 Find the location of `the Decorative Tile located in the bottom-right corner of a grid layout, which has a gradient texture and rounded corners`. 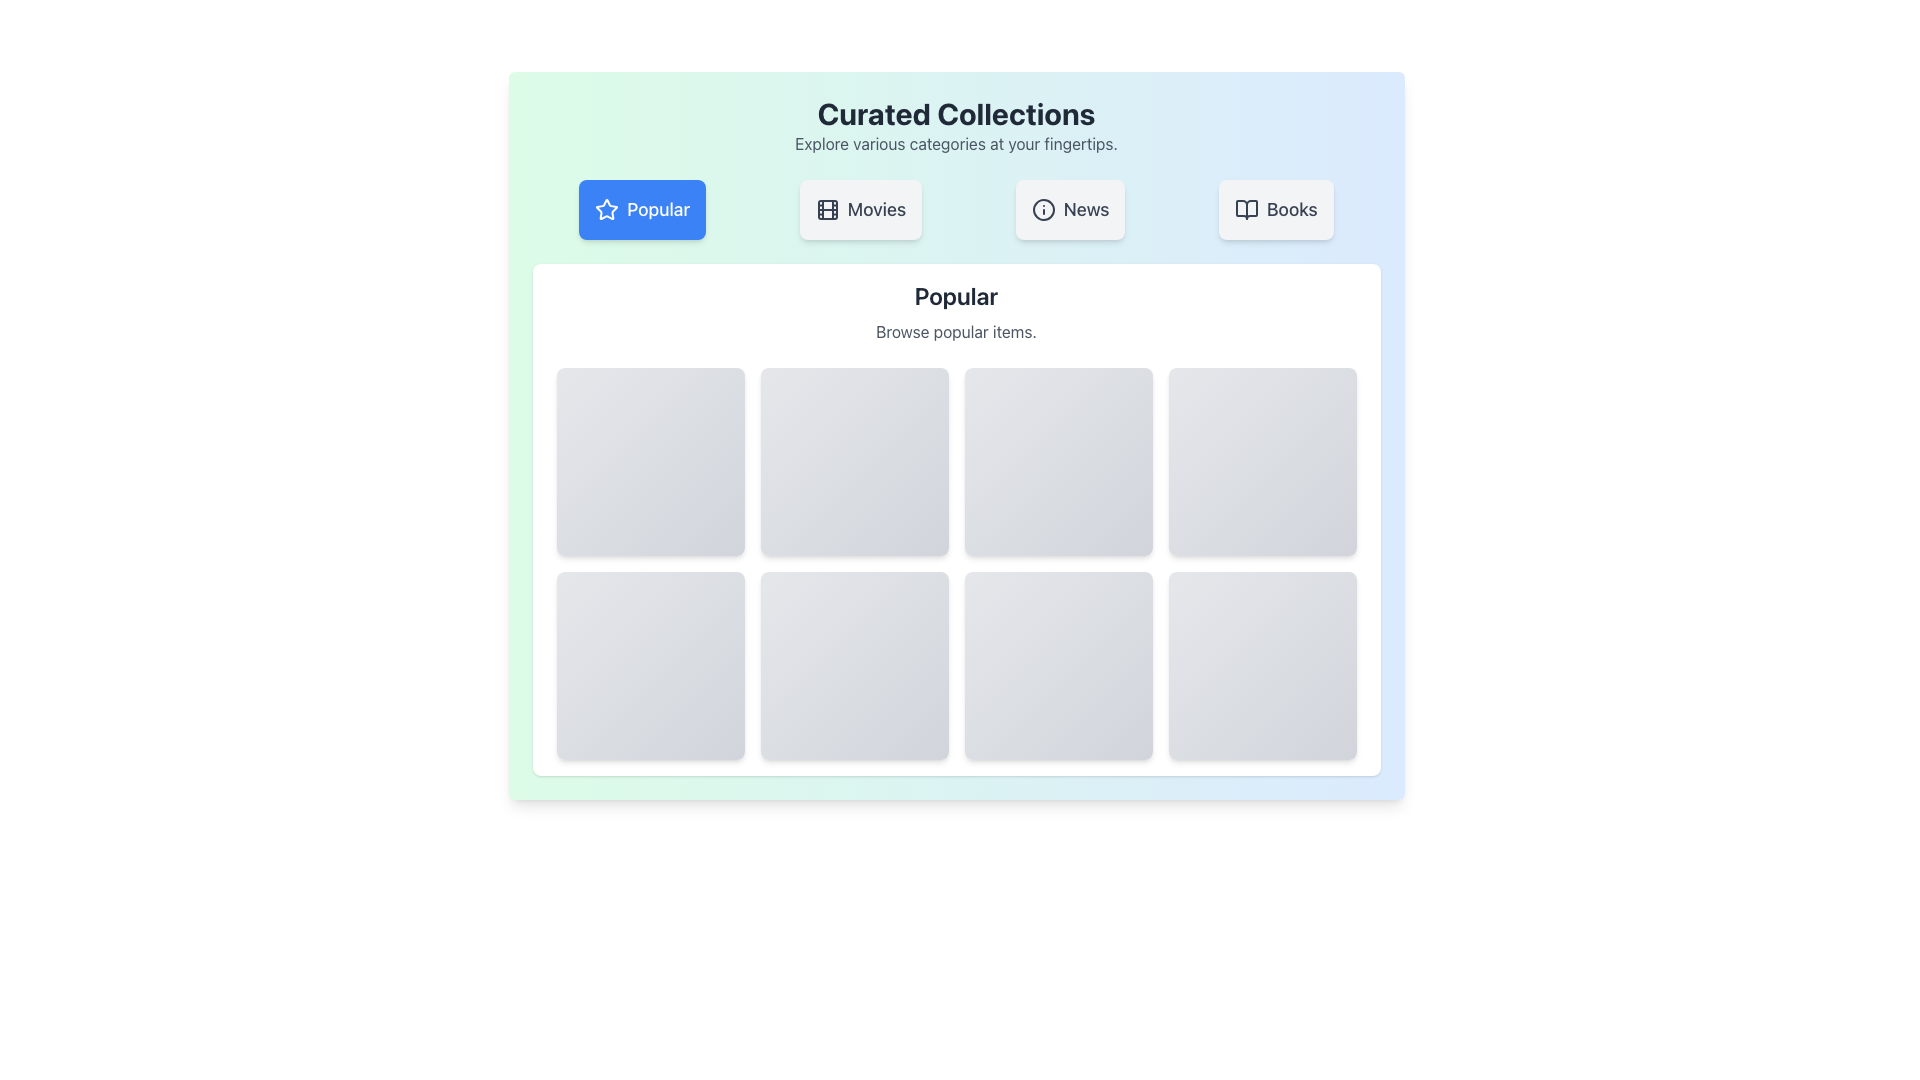

the Decorative Tile located in the bottom-right corner of a grid layout, which has a gradient texture and rounded corners is located at coordinates (1261, 666).